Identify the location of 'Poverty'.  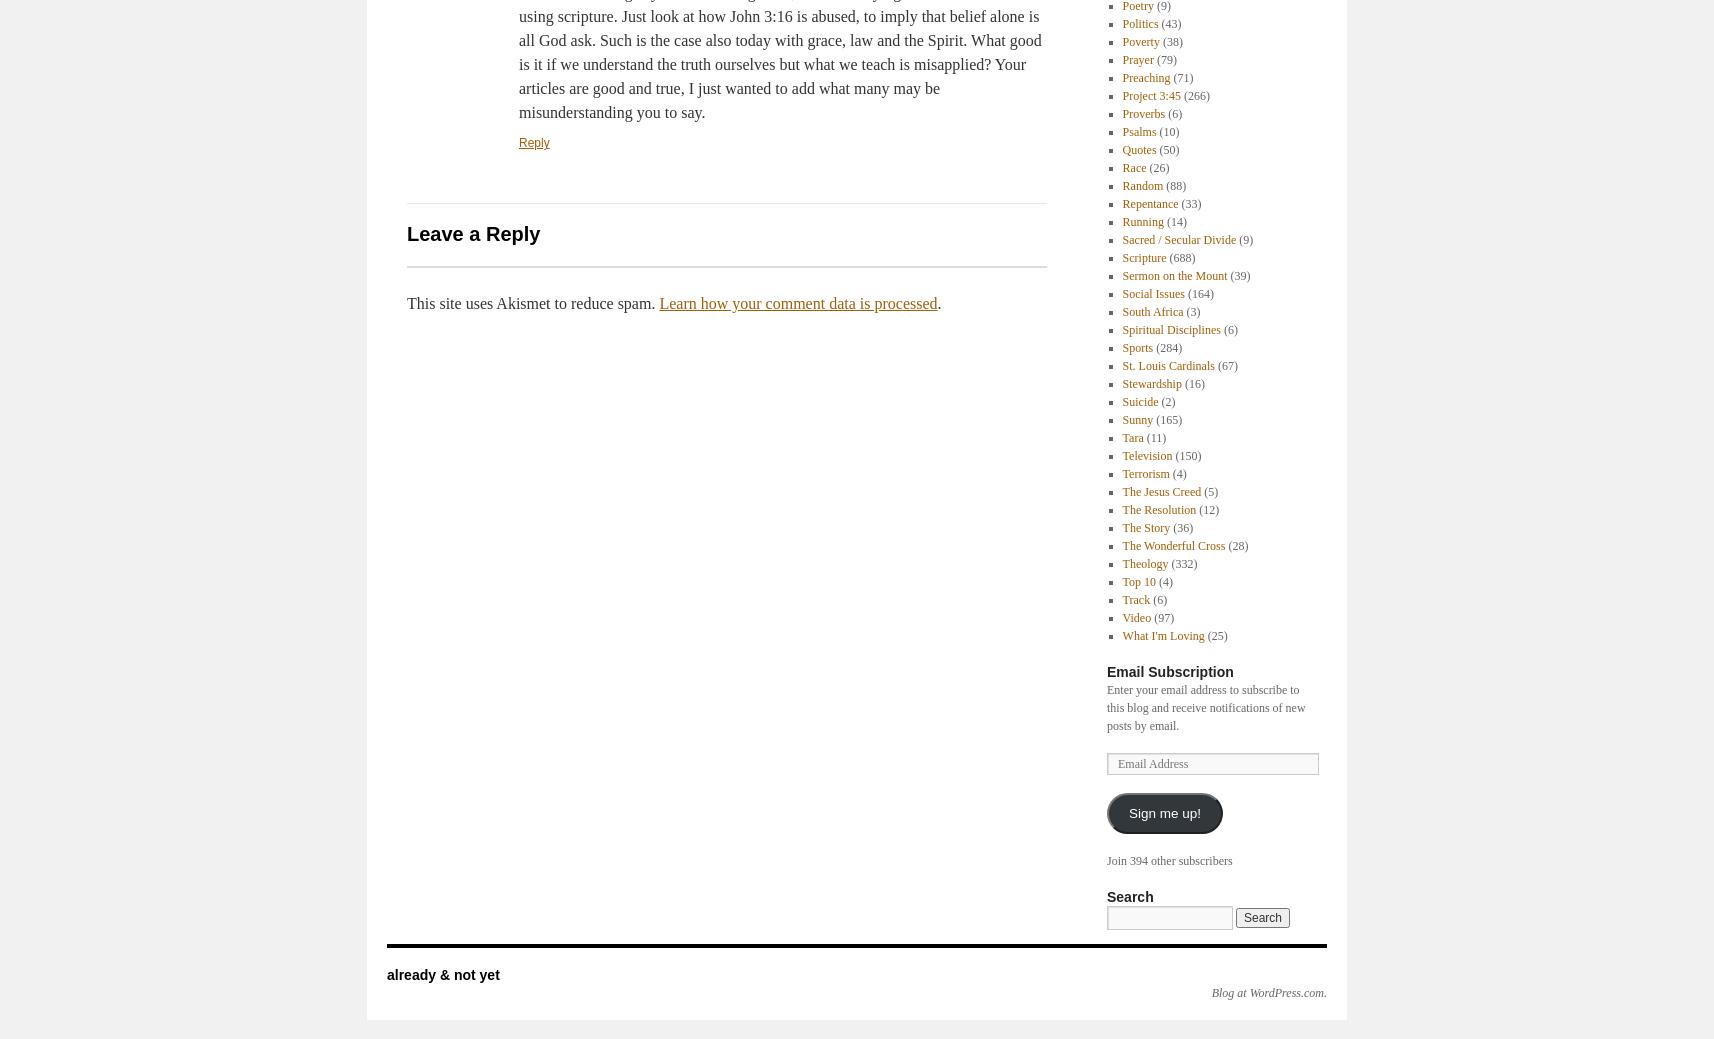
(1140, 40).